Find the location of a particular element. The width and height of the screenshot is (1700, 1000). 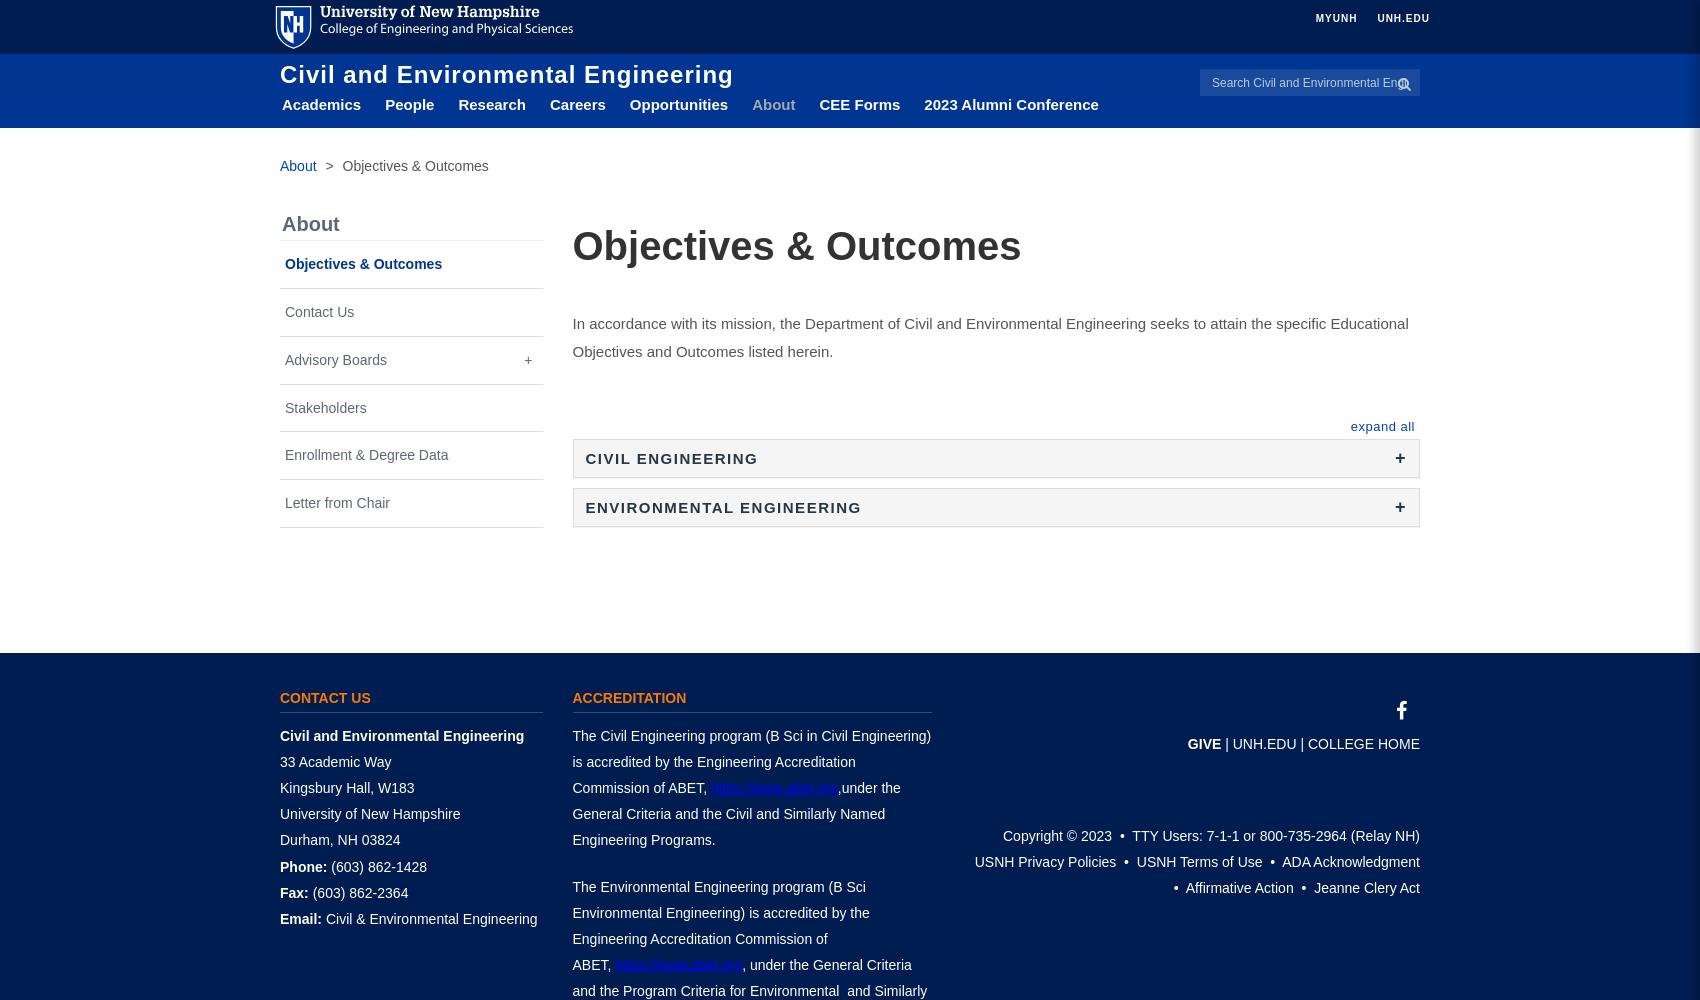

'Advisory Boards' is located at coordinates (334, 358).